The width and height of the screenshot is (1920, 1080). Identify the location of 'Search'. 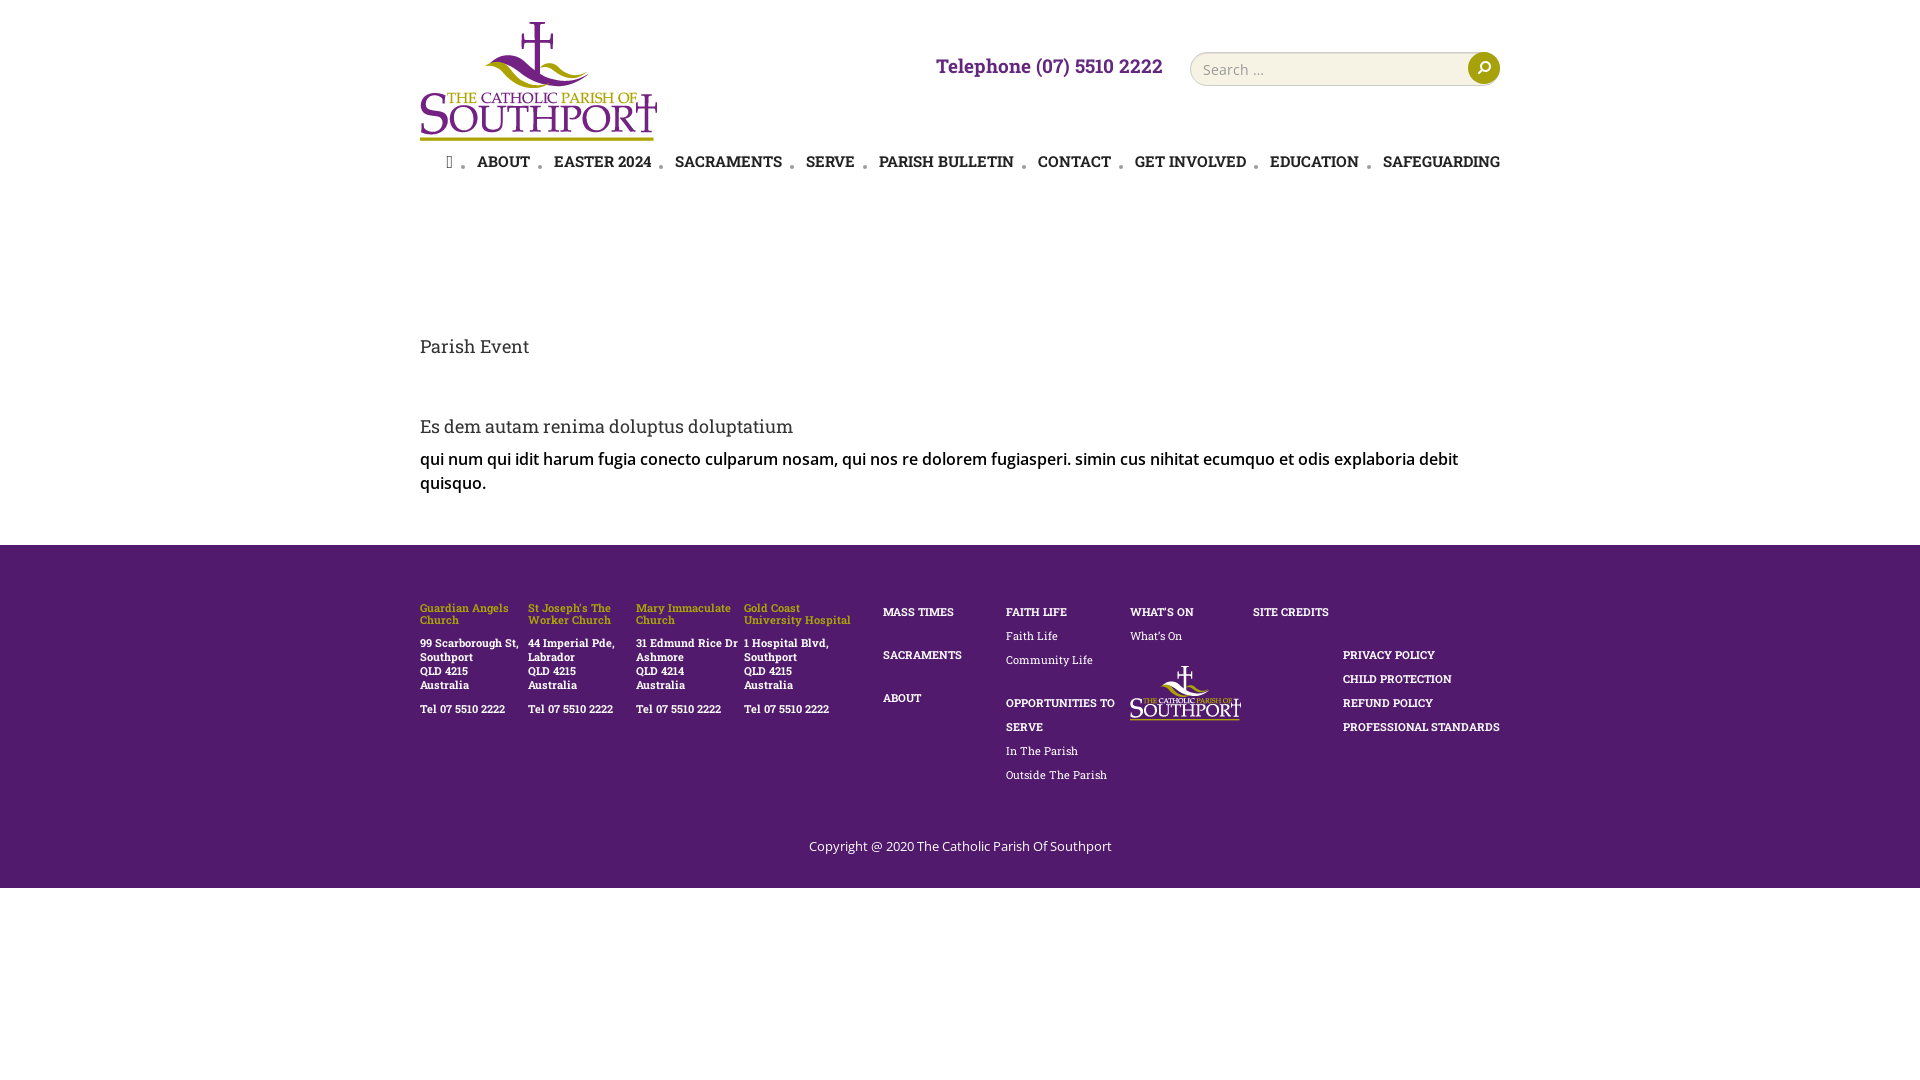
(1483, 67).